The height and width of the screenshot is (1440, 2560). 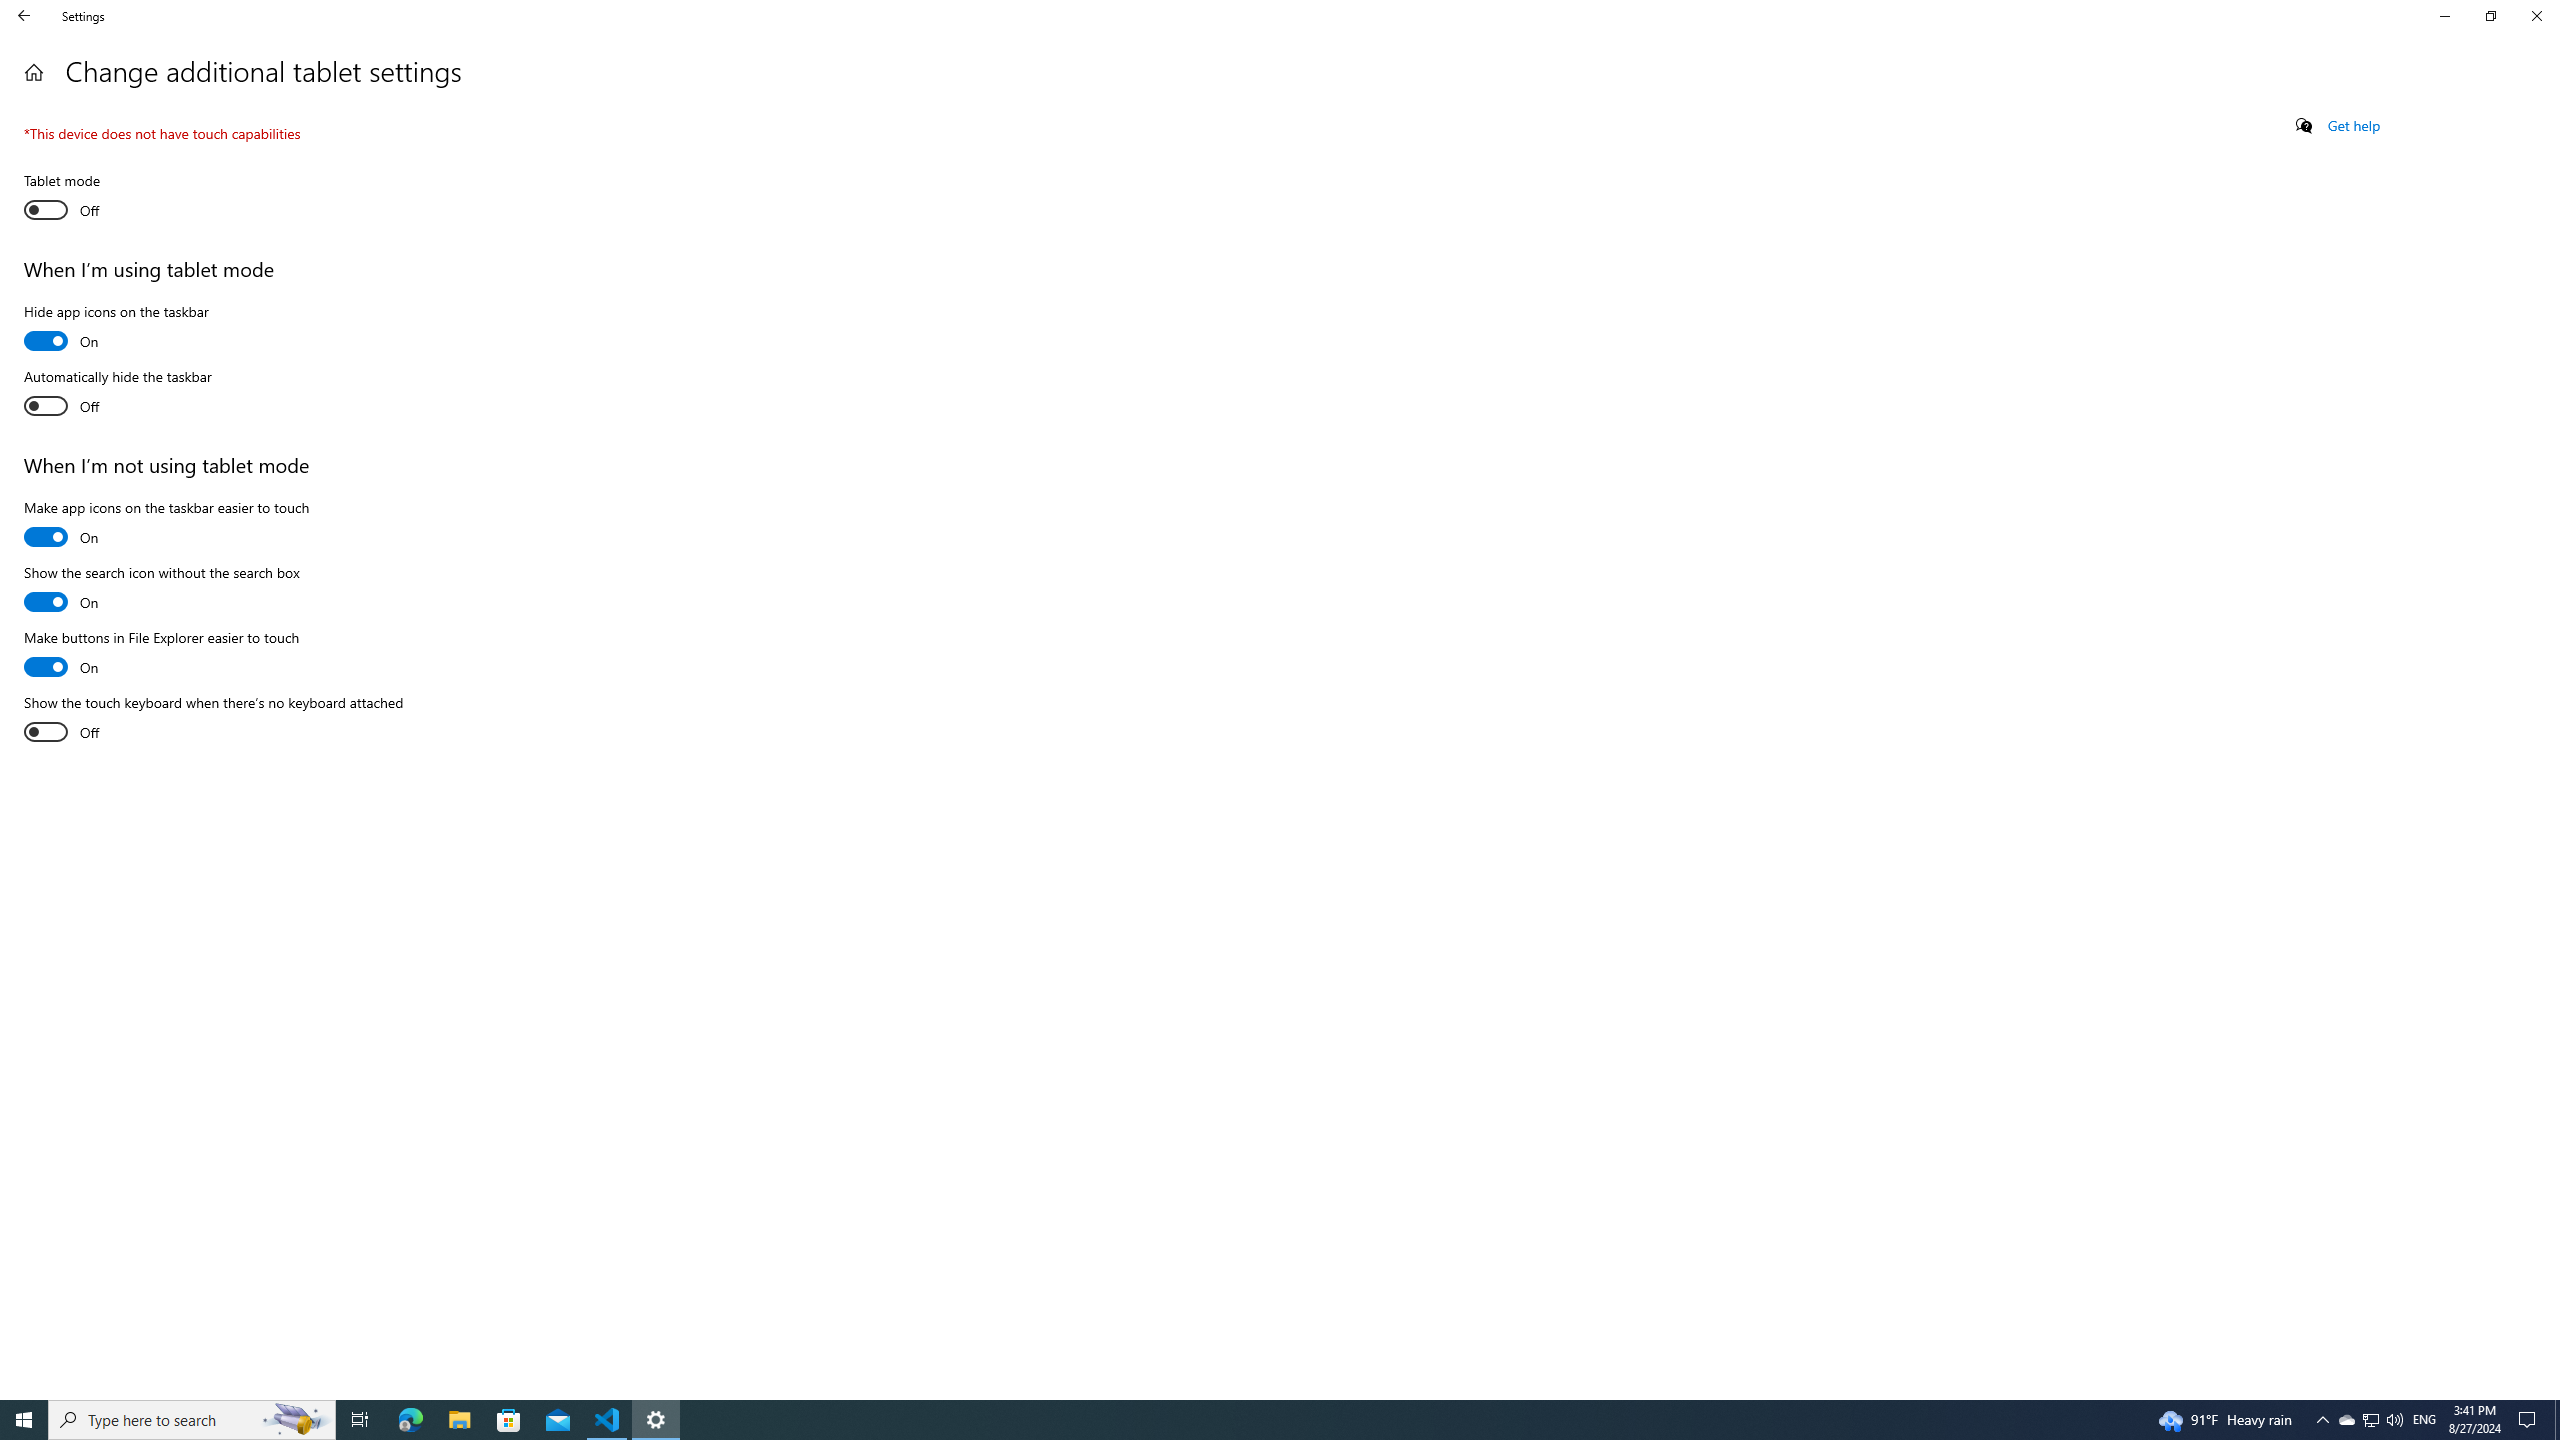 What do you see at coordinates (2490, 15) in the screenshot?
I see `'Restore Settings'` at bounding box center [2490, 15].